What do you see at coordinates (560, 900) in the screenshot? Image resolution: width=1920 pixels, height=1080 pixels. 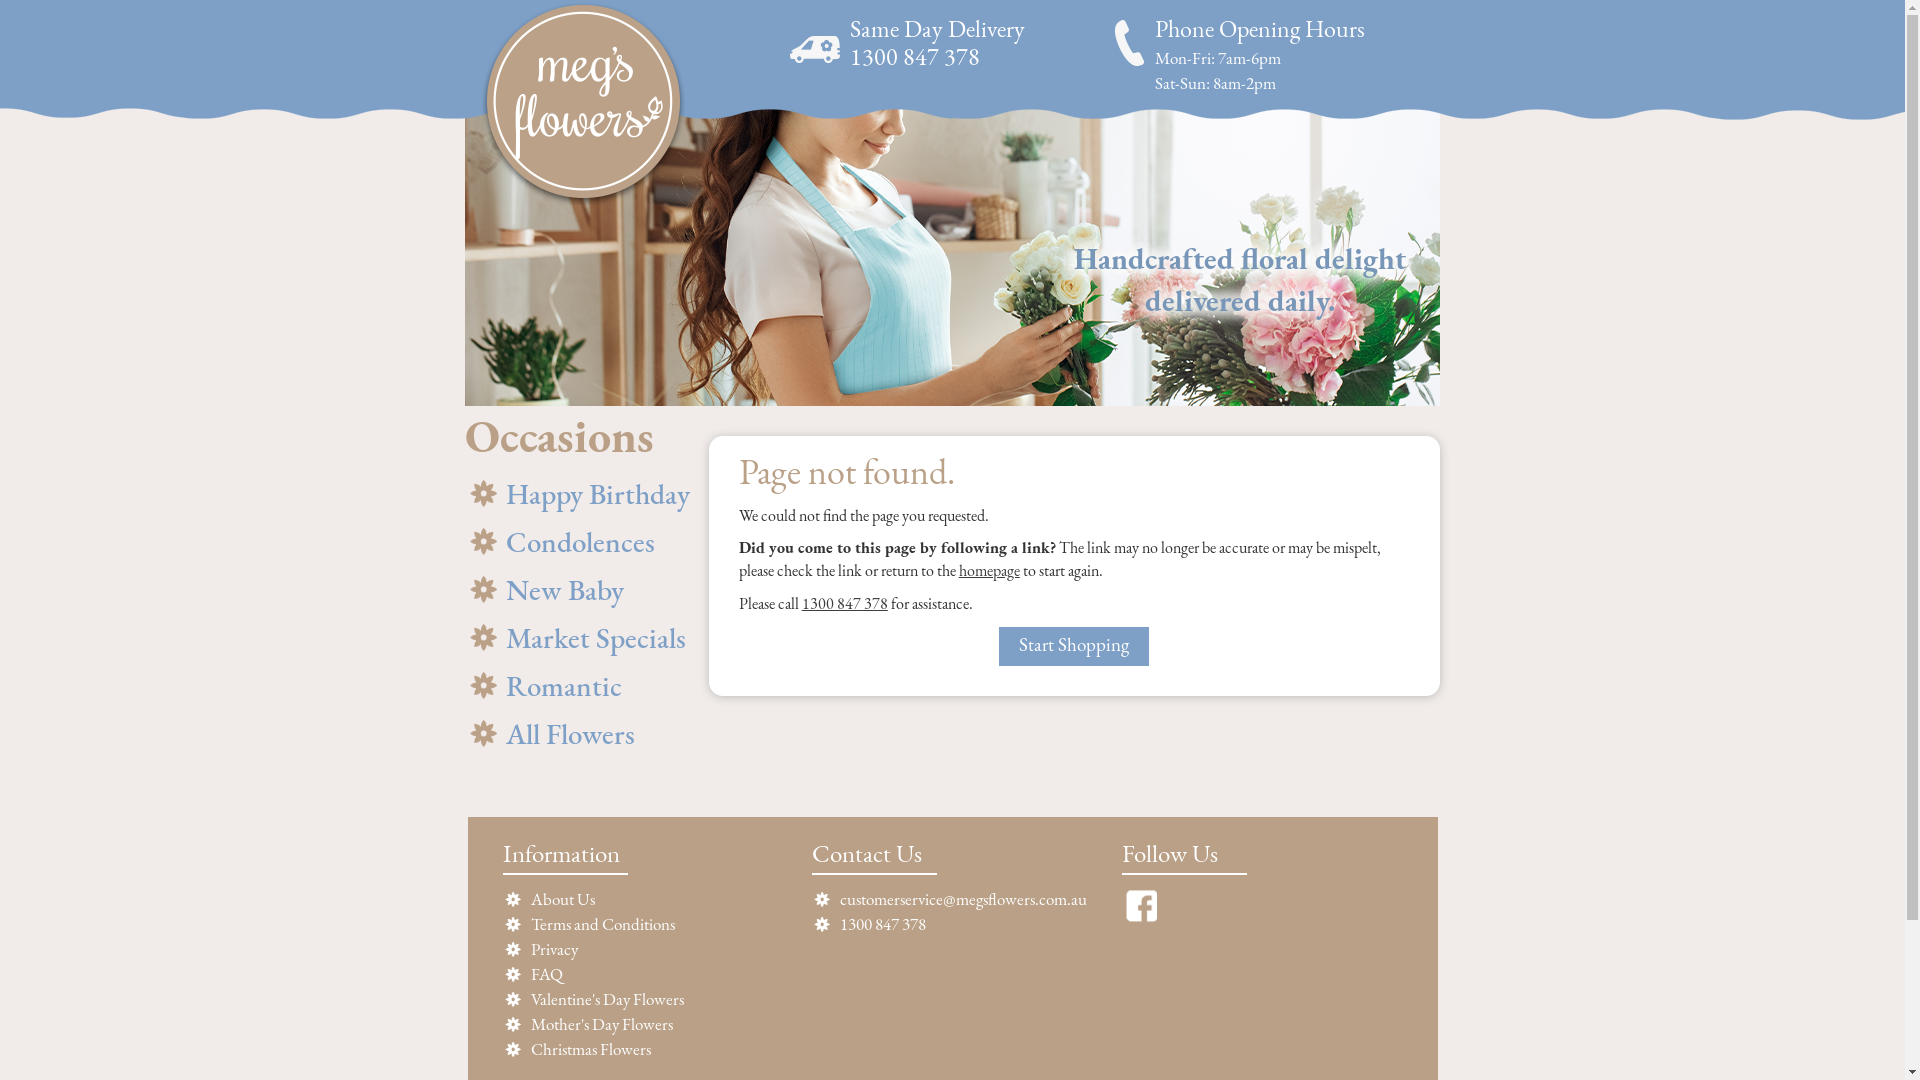 I see `'About Us'` at bounding box center [560, 900].